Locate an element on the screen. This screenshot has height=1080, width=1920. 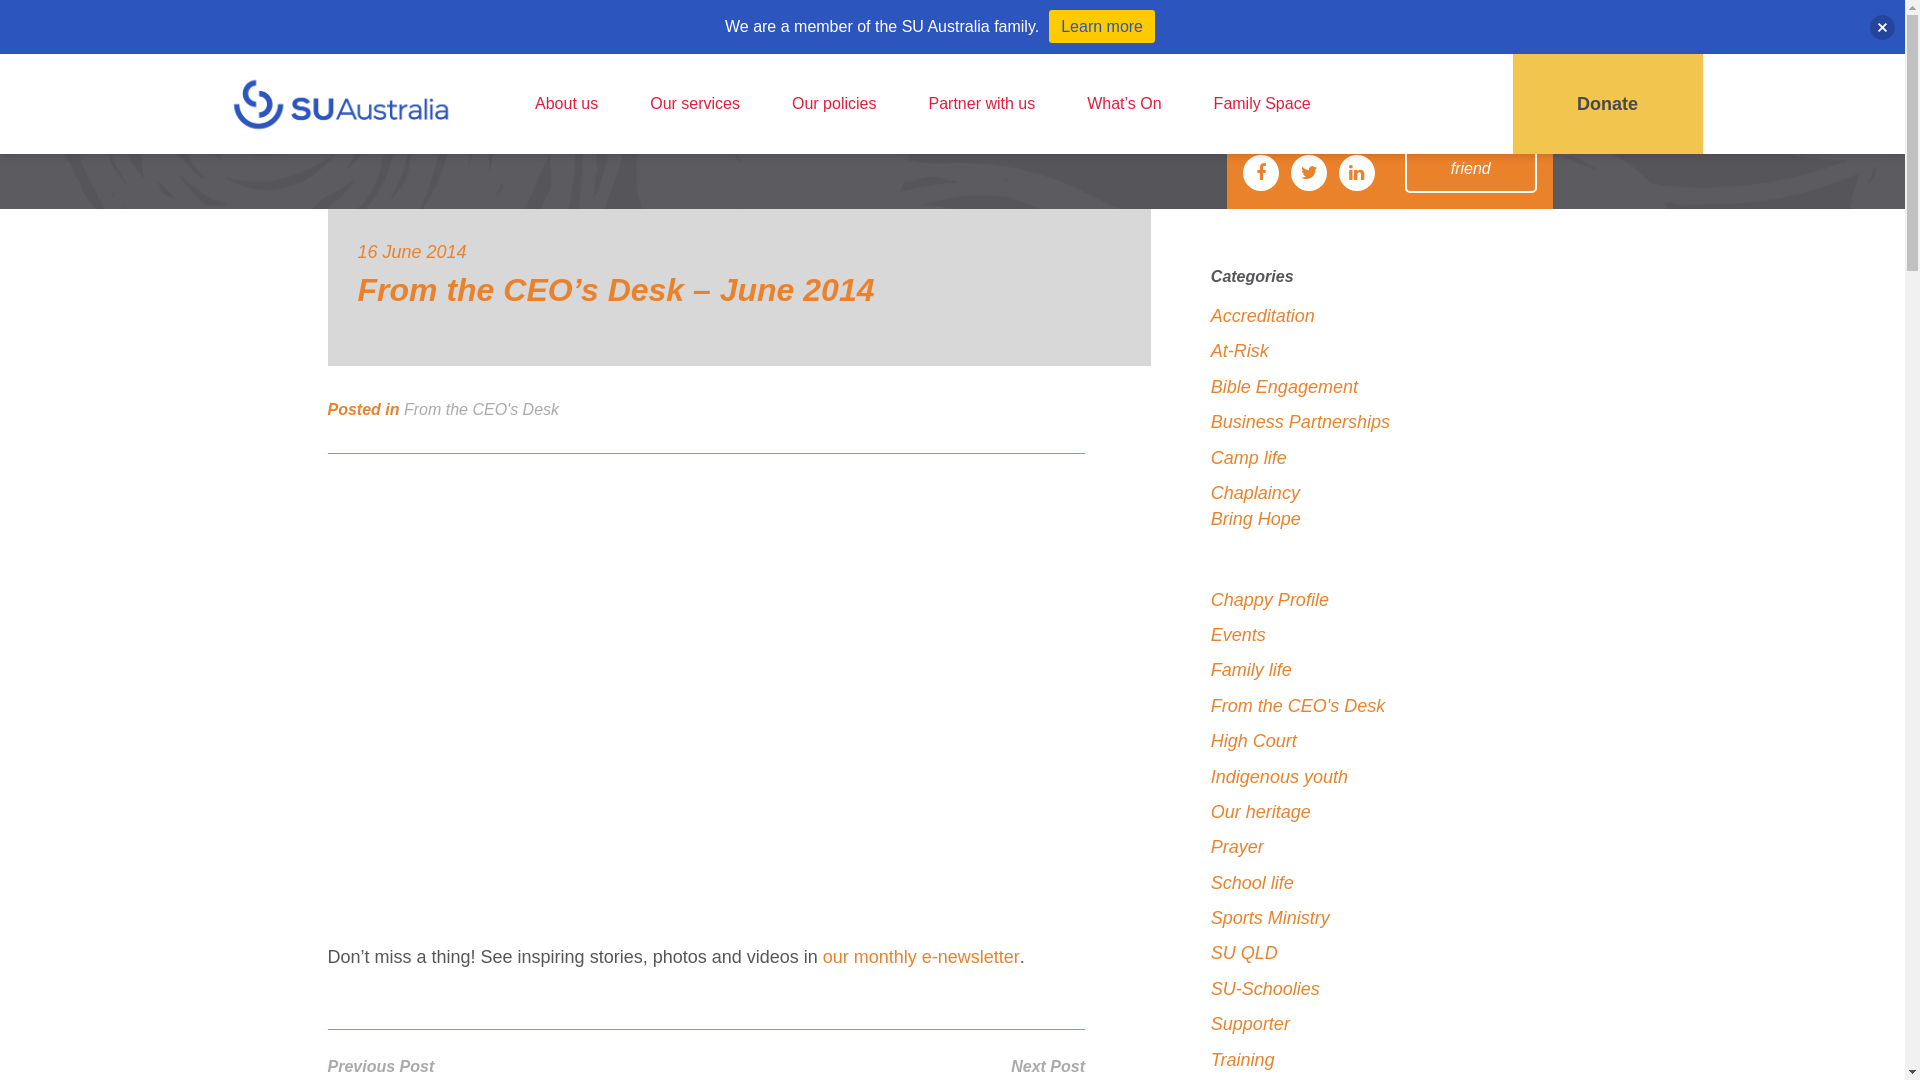
'Chappy Profile' is located at coordinates (1209, 599).